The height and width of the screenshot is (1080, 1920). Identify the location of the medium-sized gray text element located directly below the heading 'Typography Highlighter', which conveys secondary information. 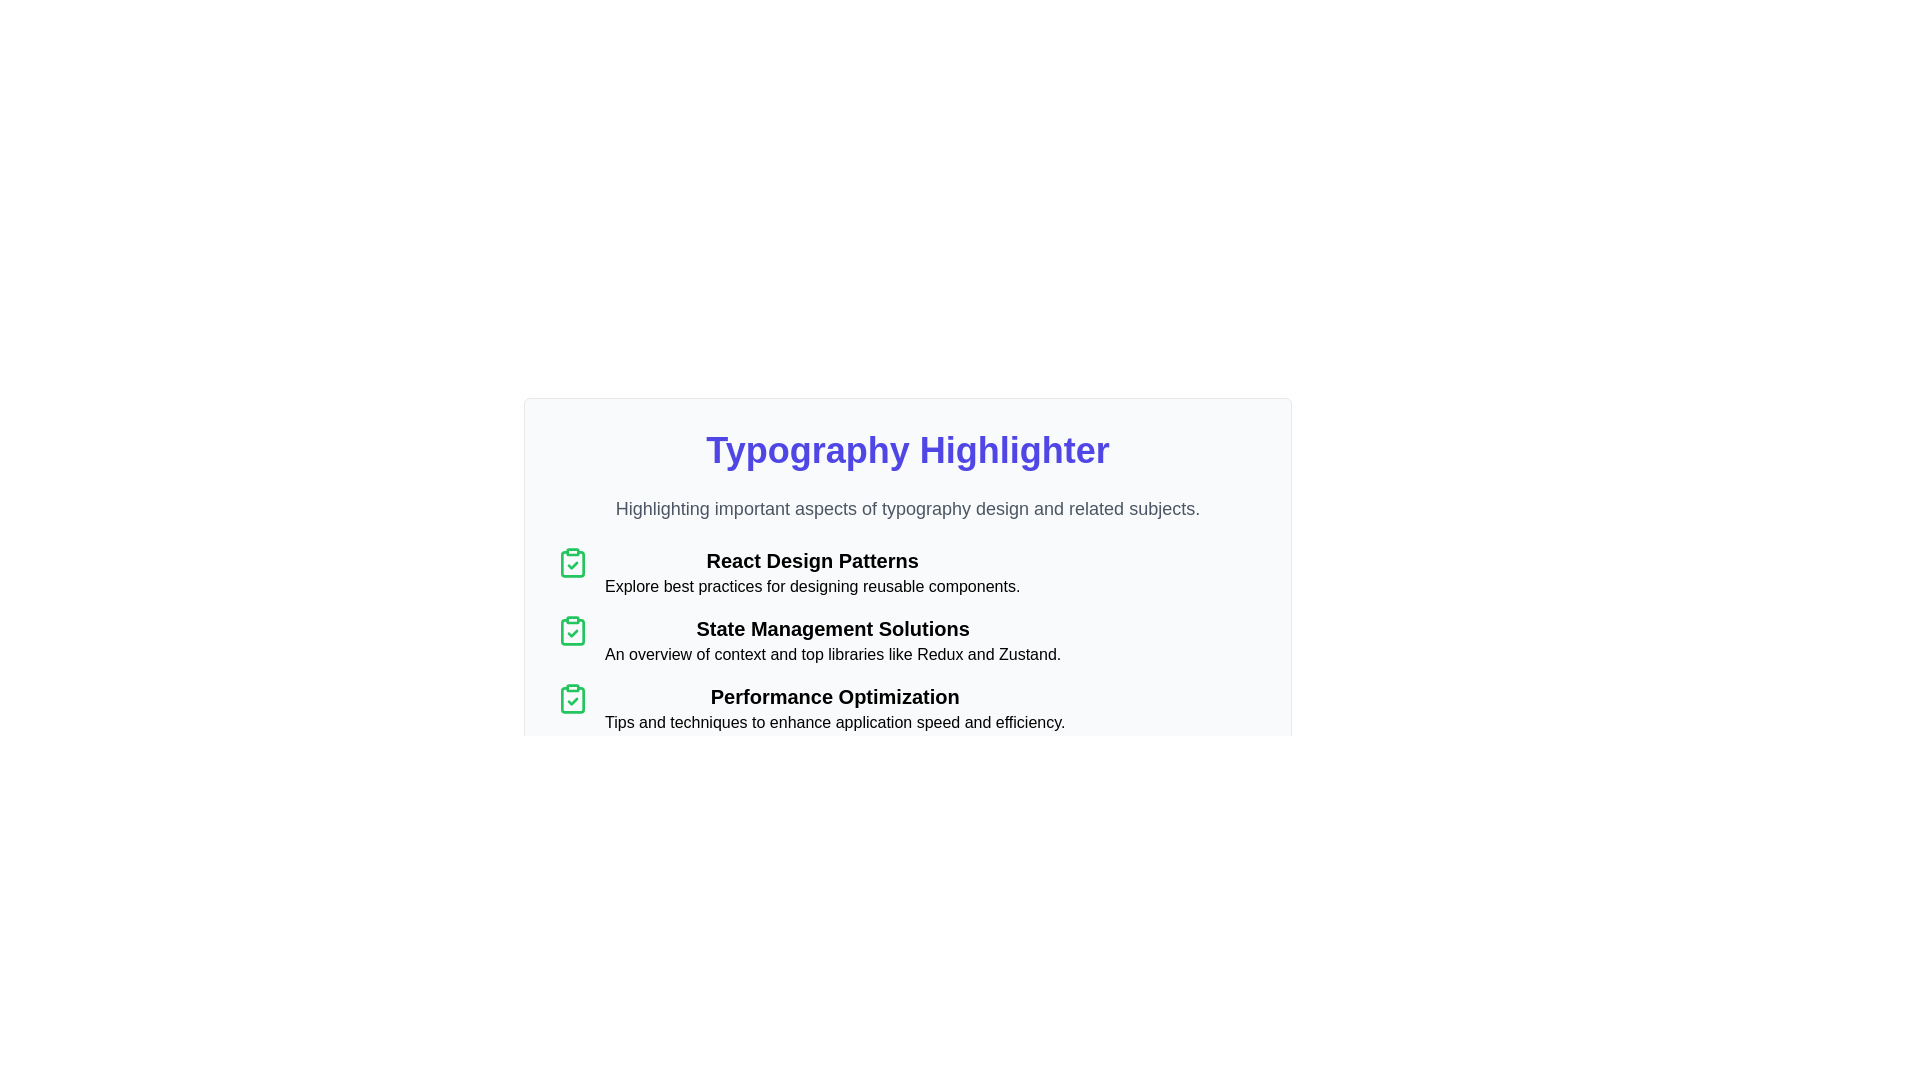
(906, 508).